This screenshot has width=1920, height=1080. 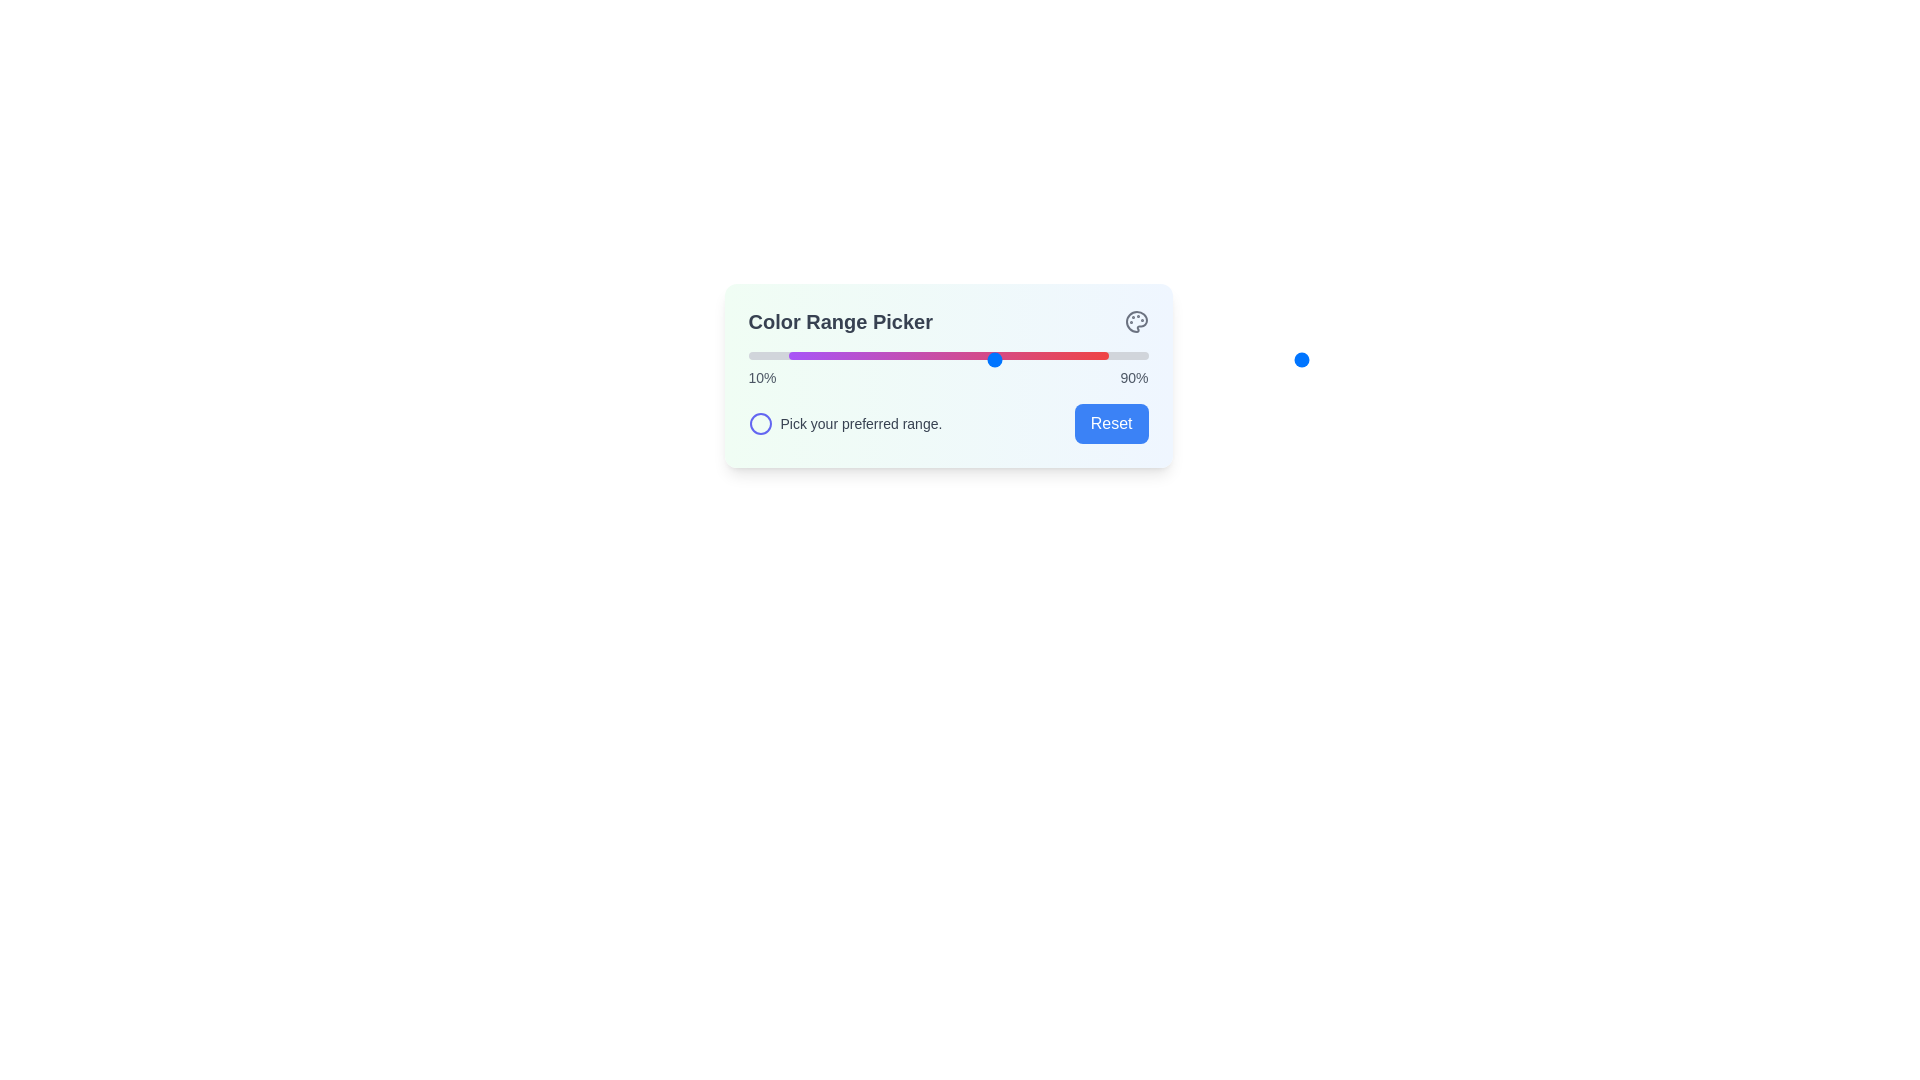 What do you see at coordinates (1024, 354) in the screenshot?
I see `the slider value` at bounding box center [1024, 354].